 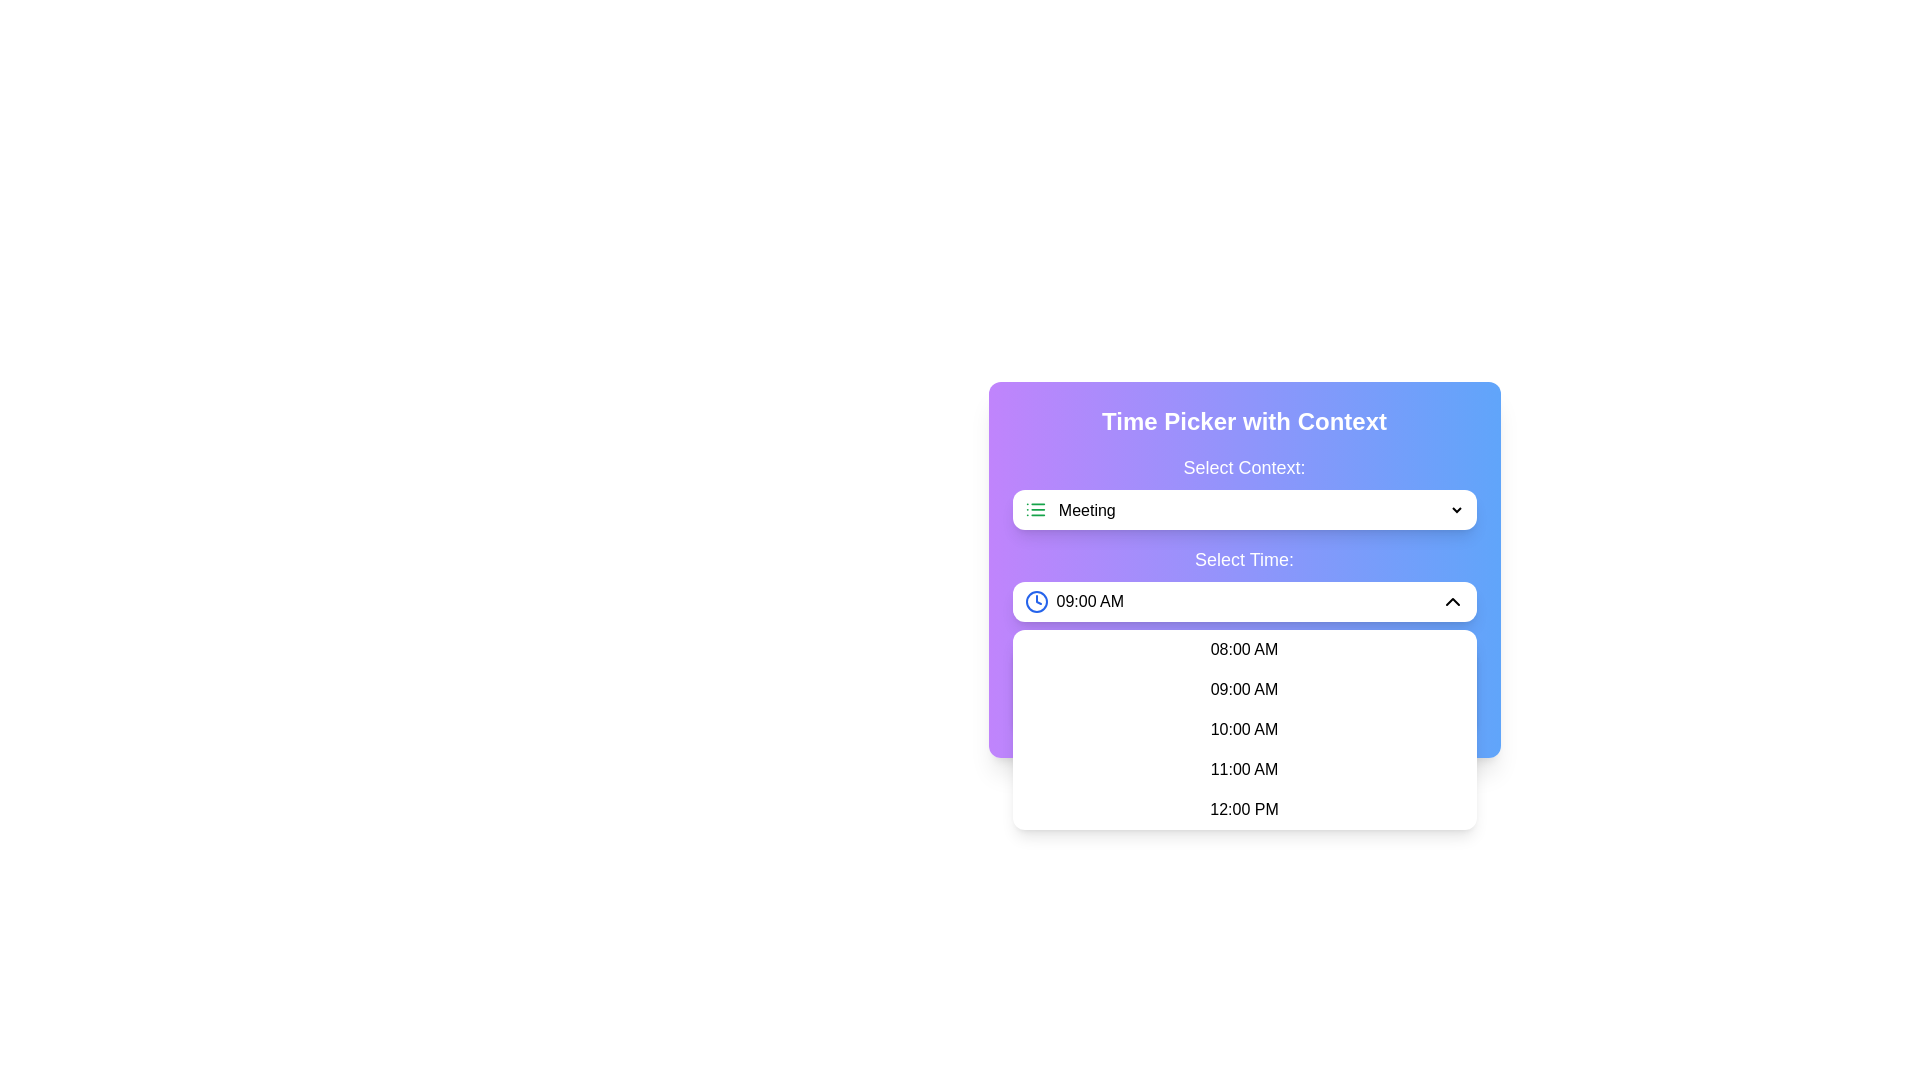 What do you see at coordinates (1243, 583) in the screenshot?
I see `a time option from the dropdown menu located beneath the 'Select Context:' dropdown, which is centered within the interface card` at bounding box center [1243, 583].